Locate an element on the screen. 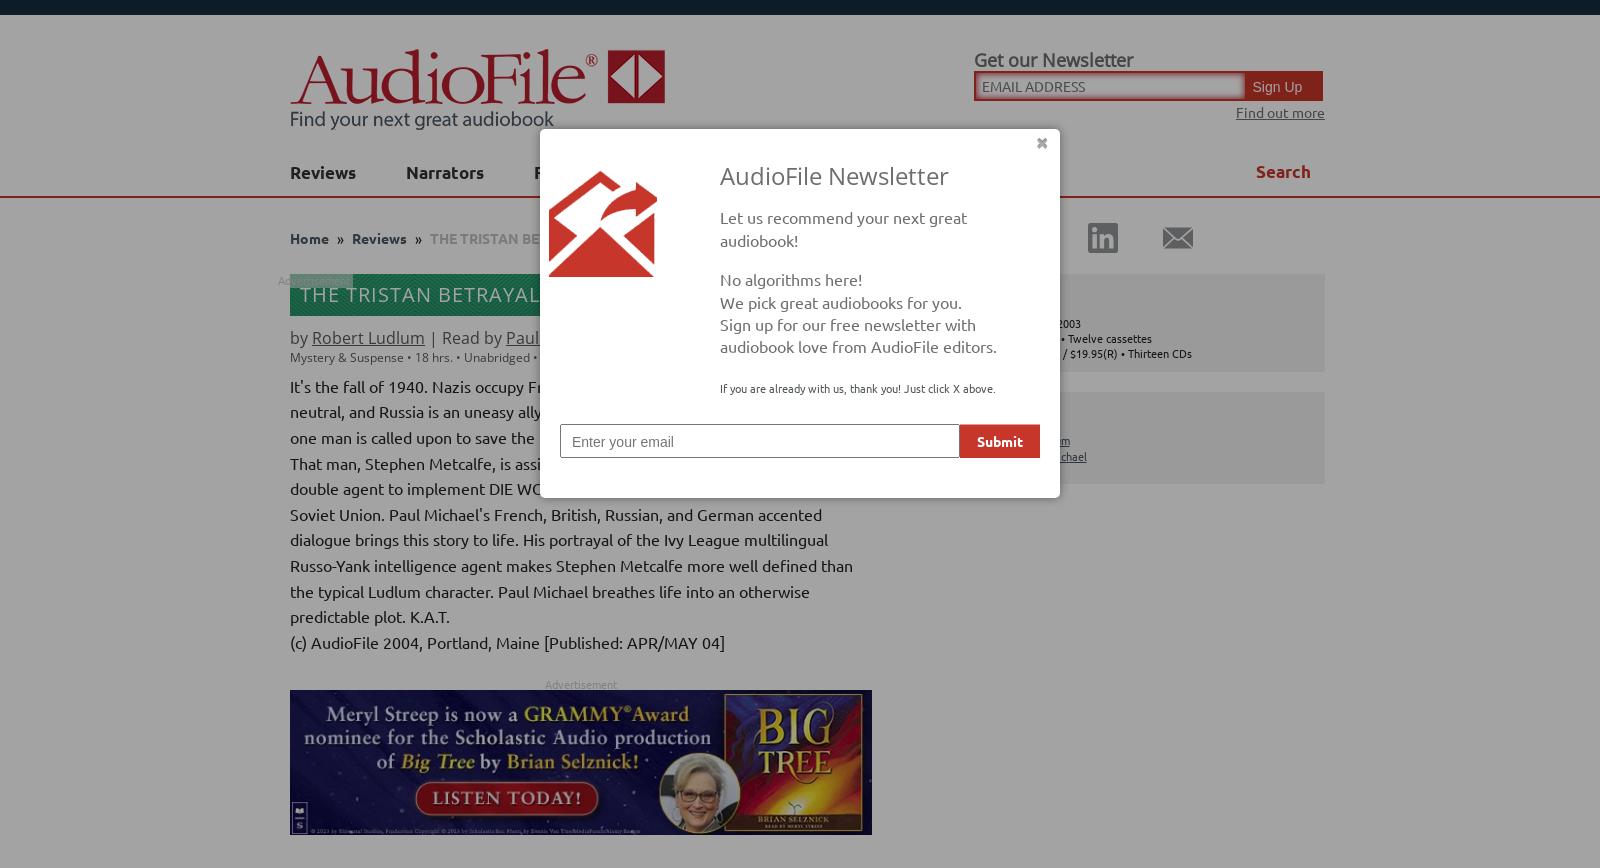  'Robert Ludlum' is located at coordinates (312, 337).